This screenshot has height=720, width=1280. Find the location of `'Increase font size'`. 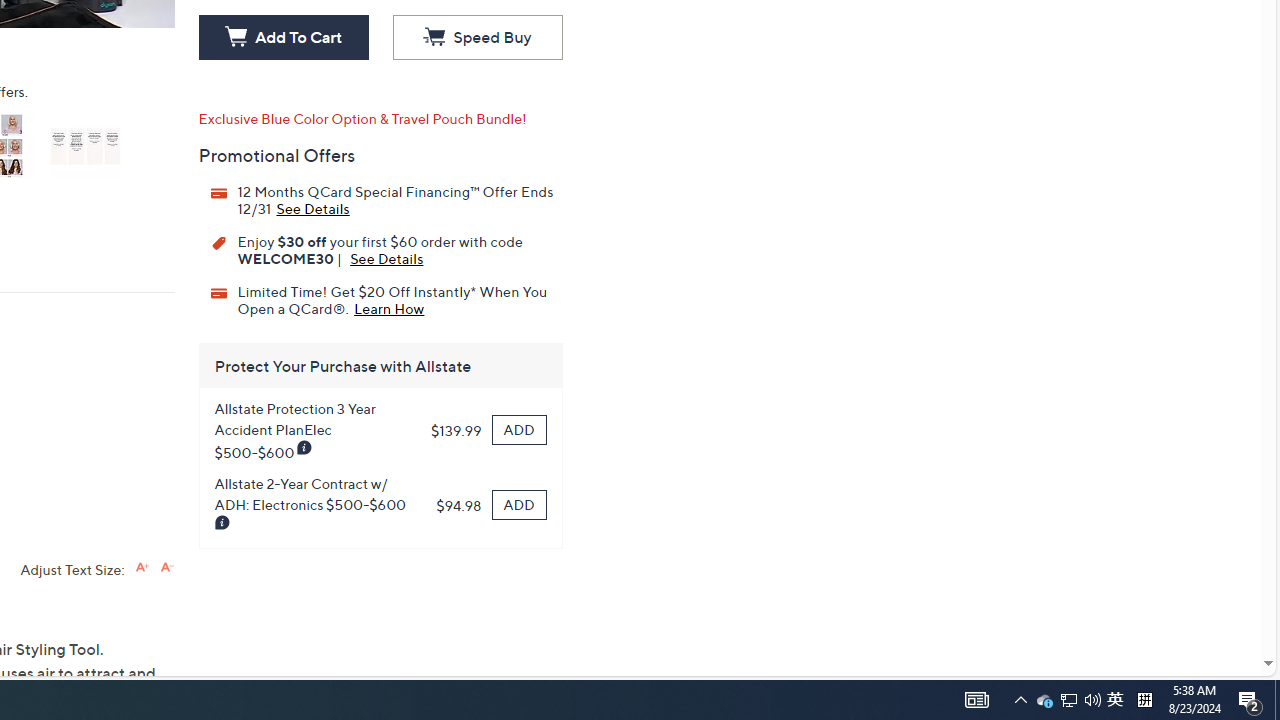

'Increase font size' is located at coordinates (141, 567).